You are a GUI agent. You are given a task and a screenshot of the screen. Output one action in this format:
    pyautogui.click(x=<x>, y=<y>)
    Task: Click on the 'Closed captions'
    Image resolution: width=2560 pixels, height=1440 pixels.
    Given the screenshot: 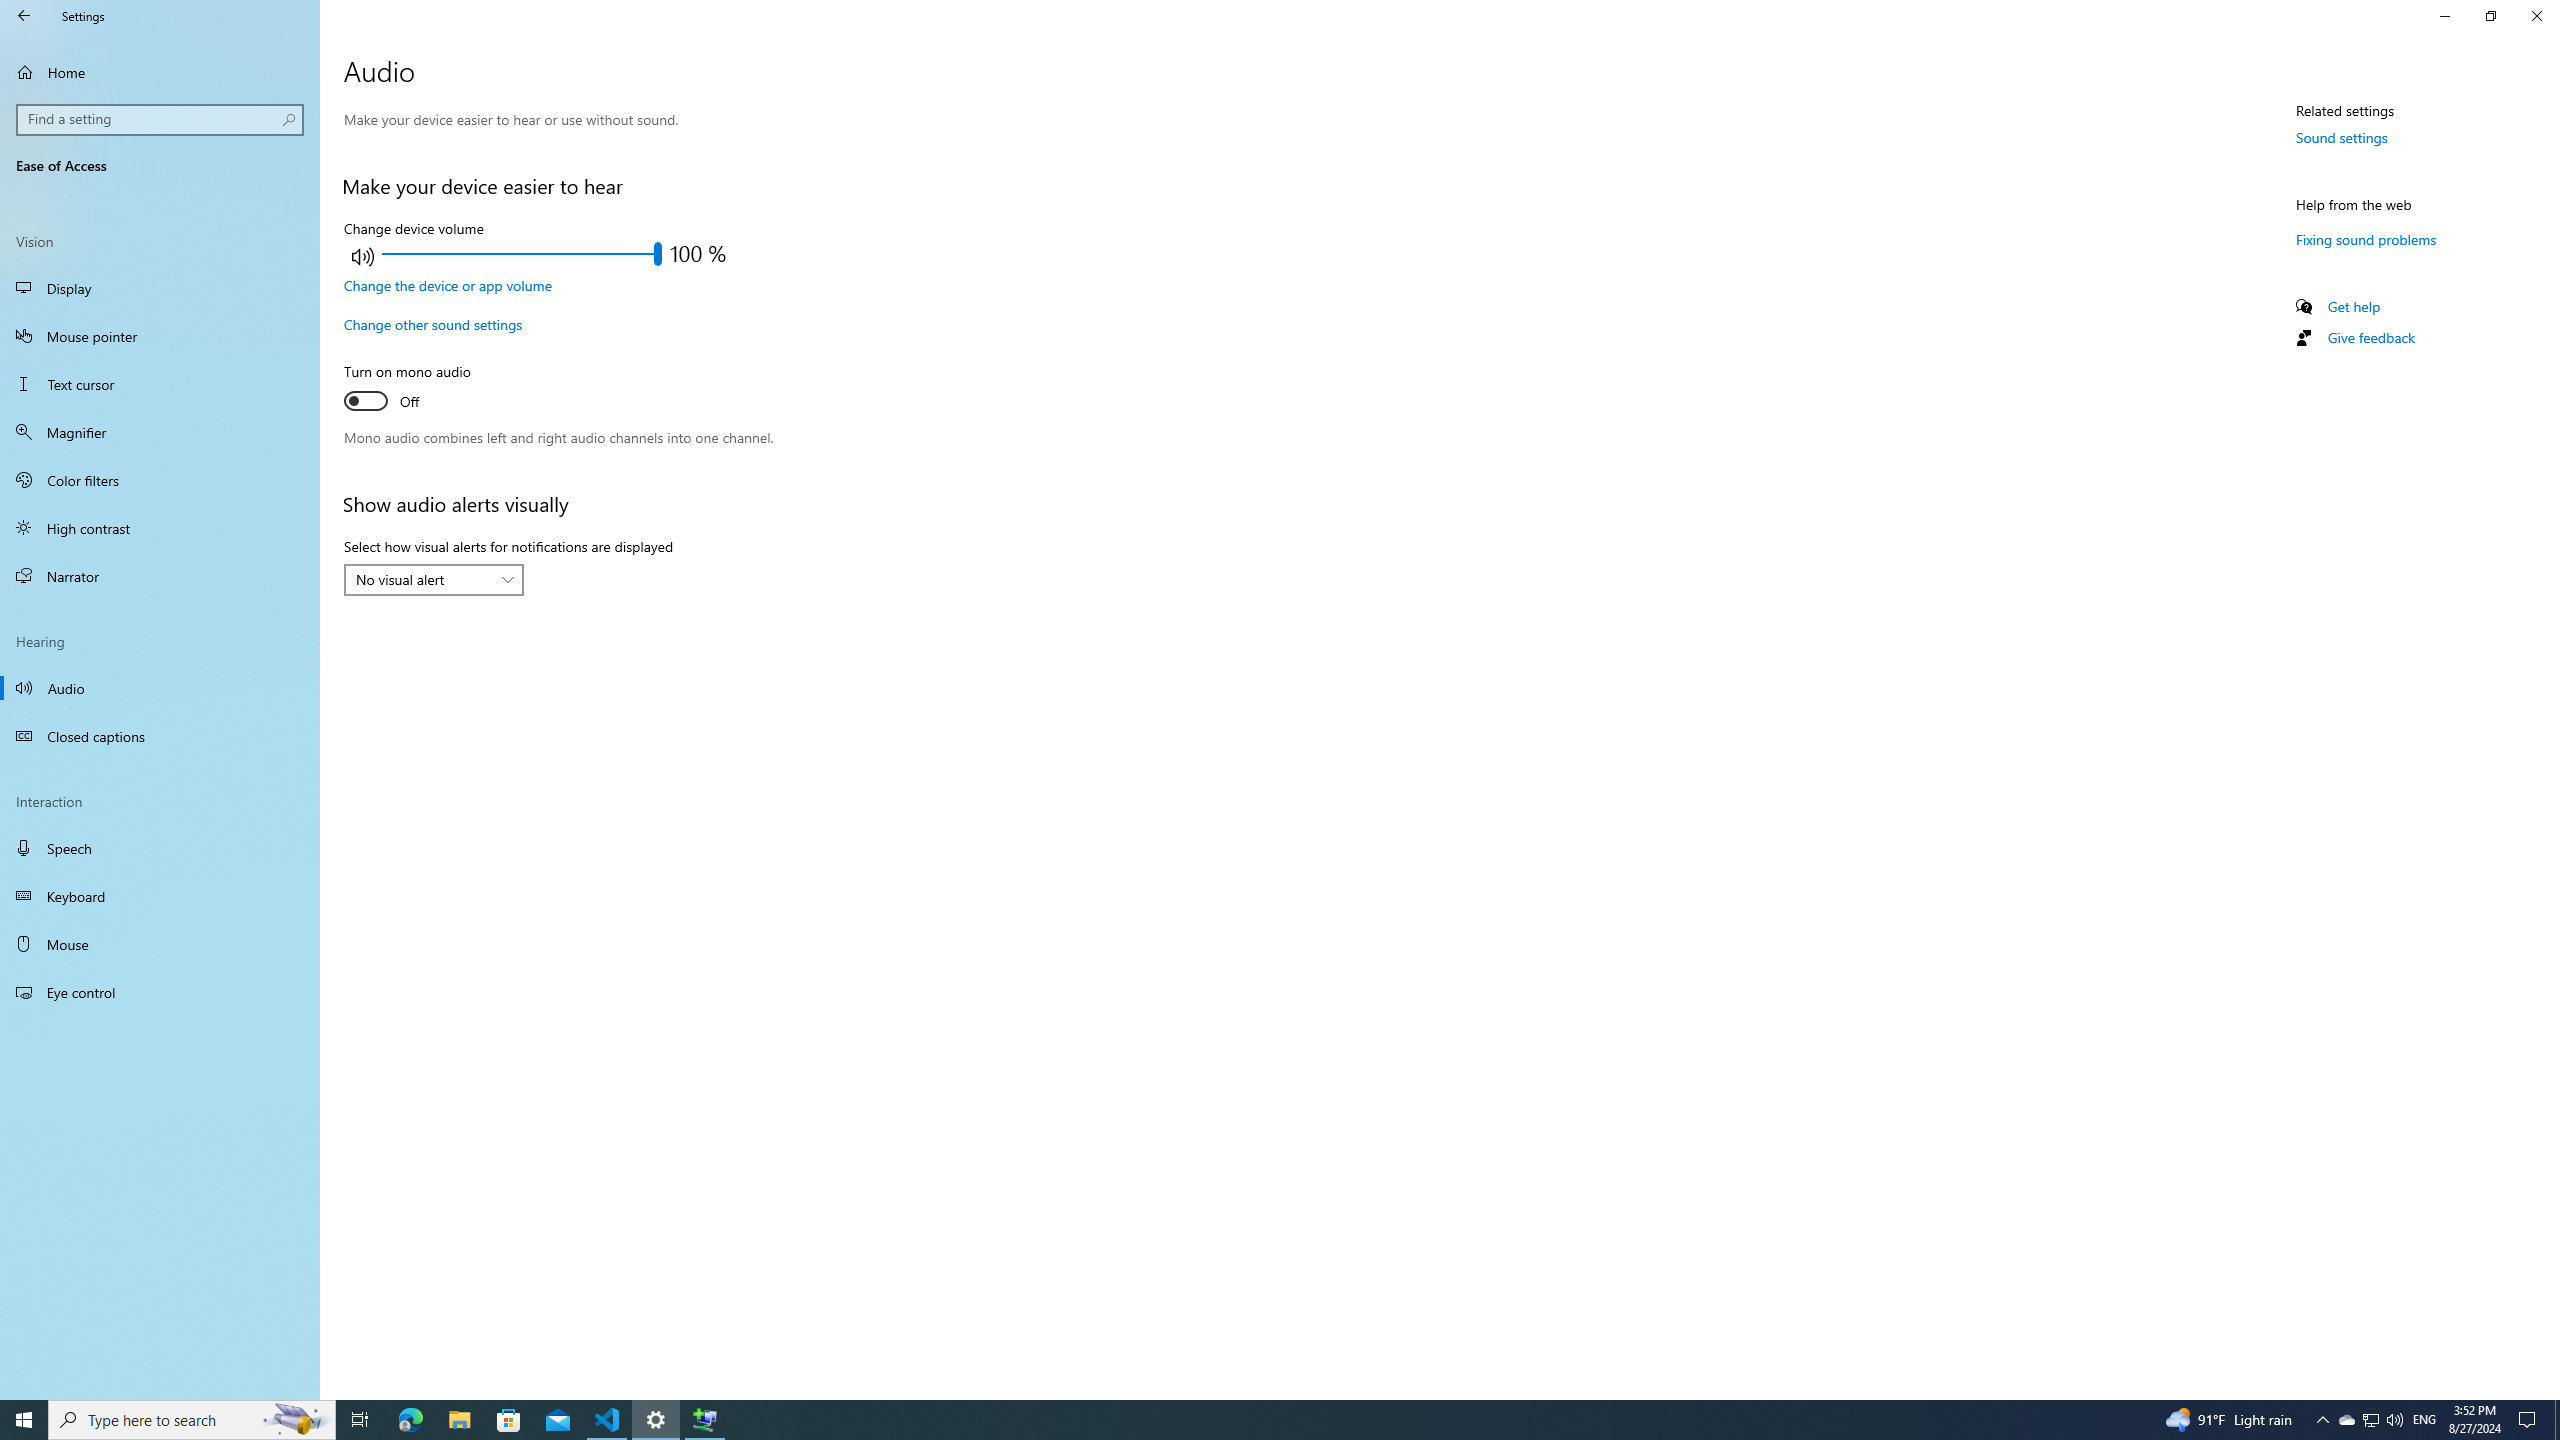 What is the action you would take?
    pyautogui.click(x=159, y=735)
    